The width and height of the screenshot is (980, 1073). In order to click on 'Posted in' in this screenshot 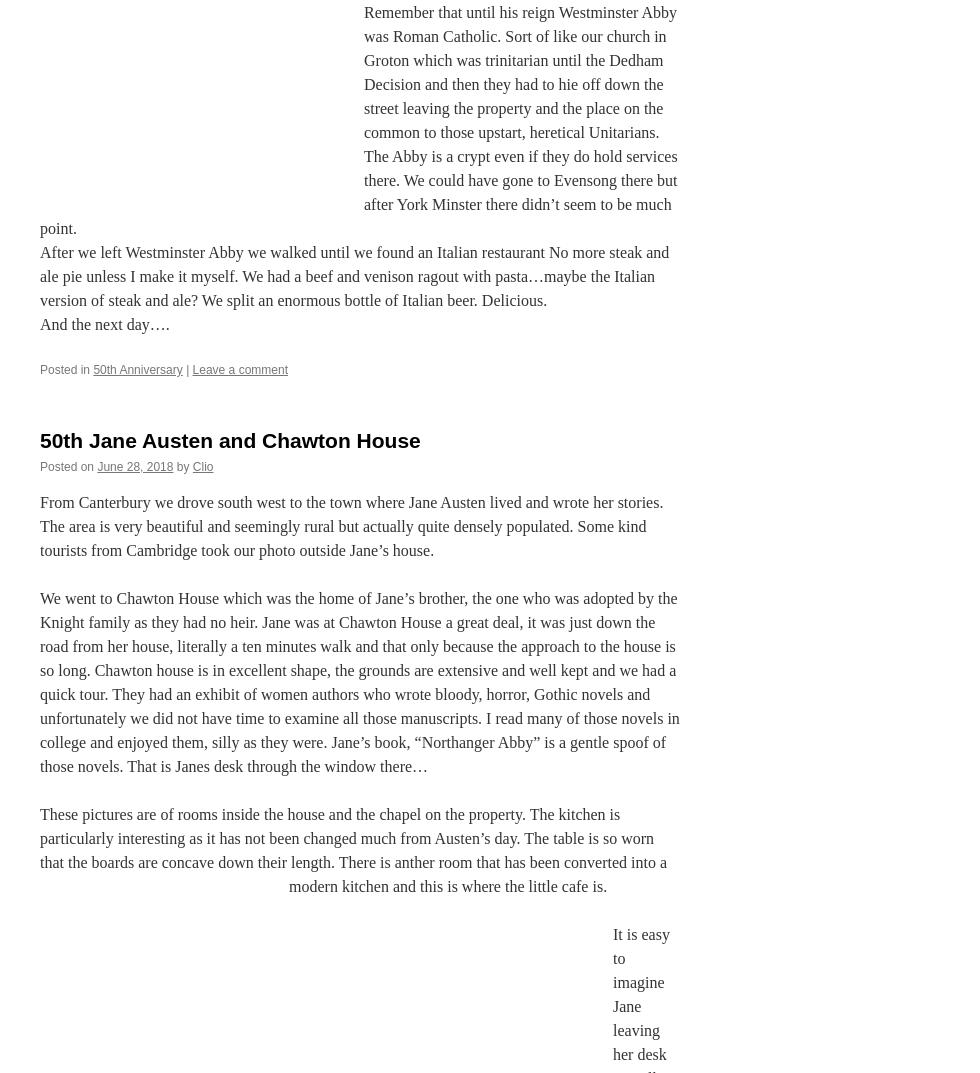, I will do `click(64, 368)`.